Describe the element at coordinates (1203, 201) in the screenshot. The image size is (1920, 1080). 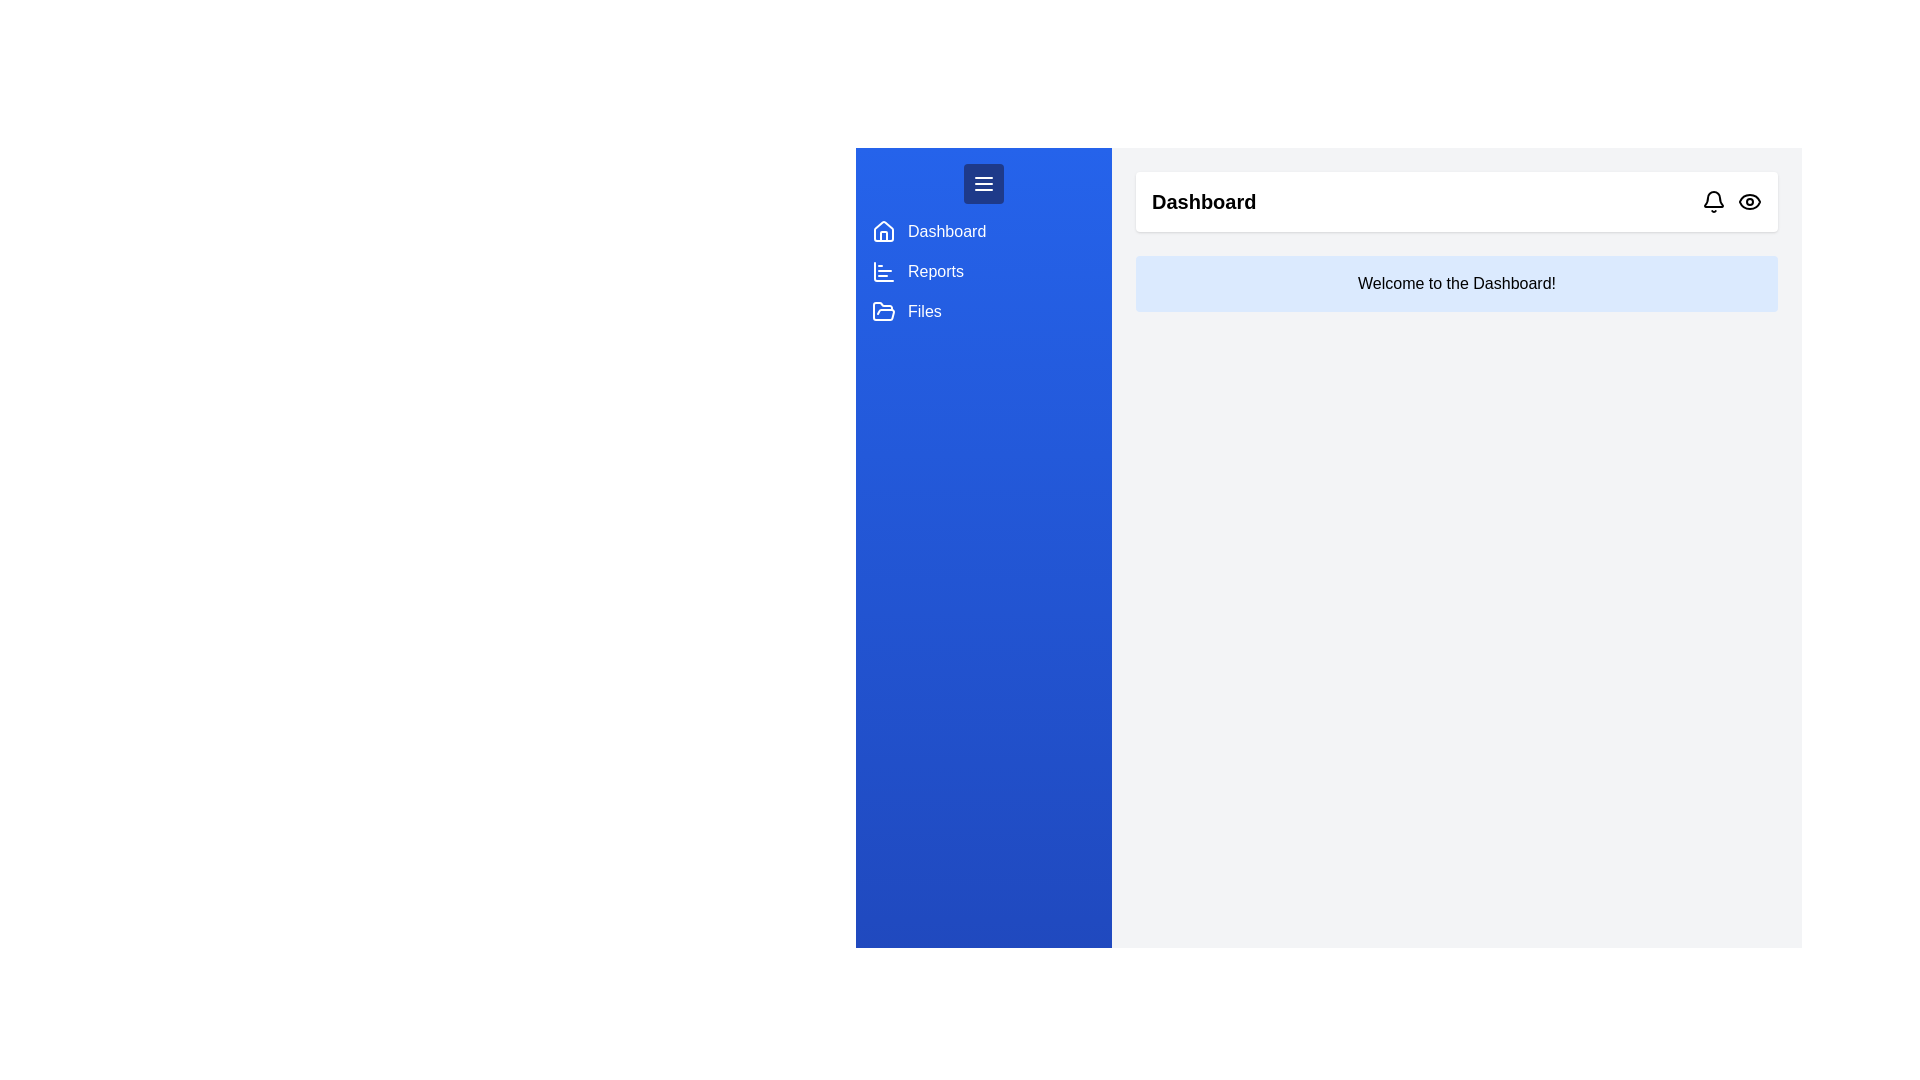
I see `the bold heading text 'Dashboard' located in the header bar, which is positioned towards the center-left of the bar, right next to the vertical blue sidebar` at that location.